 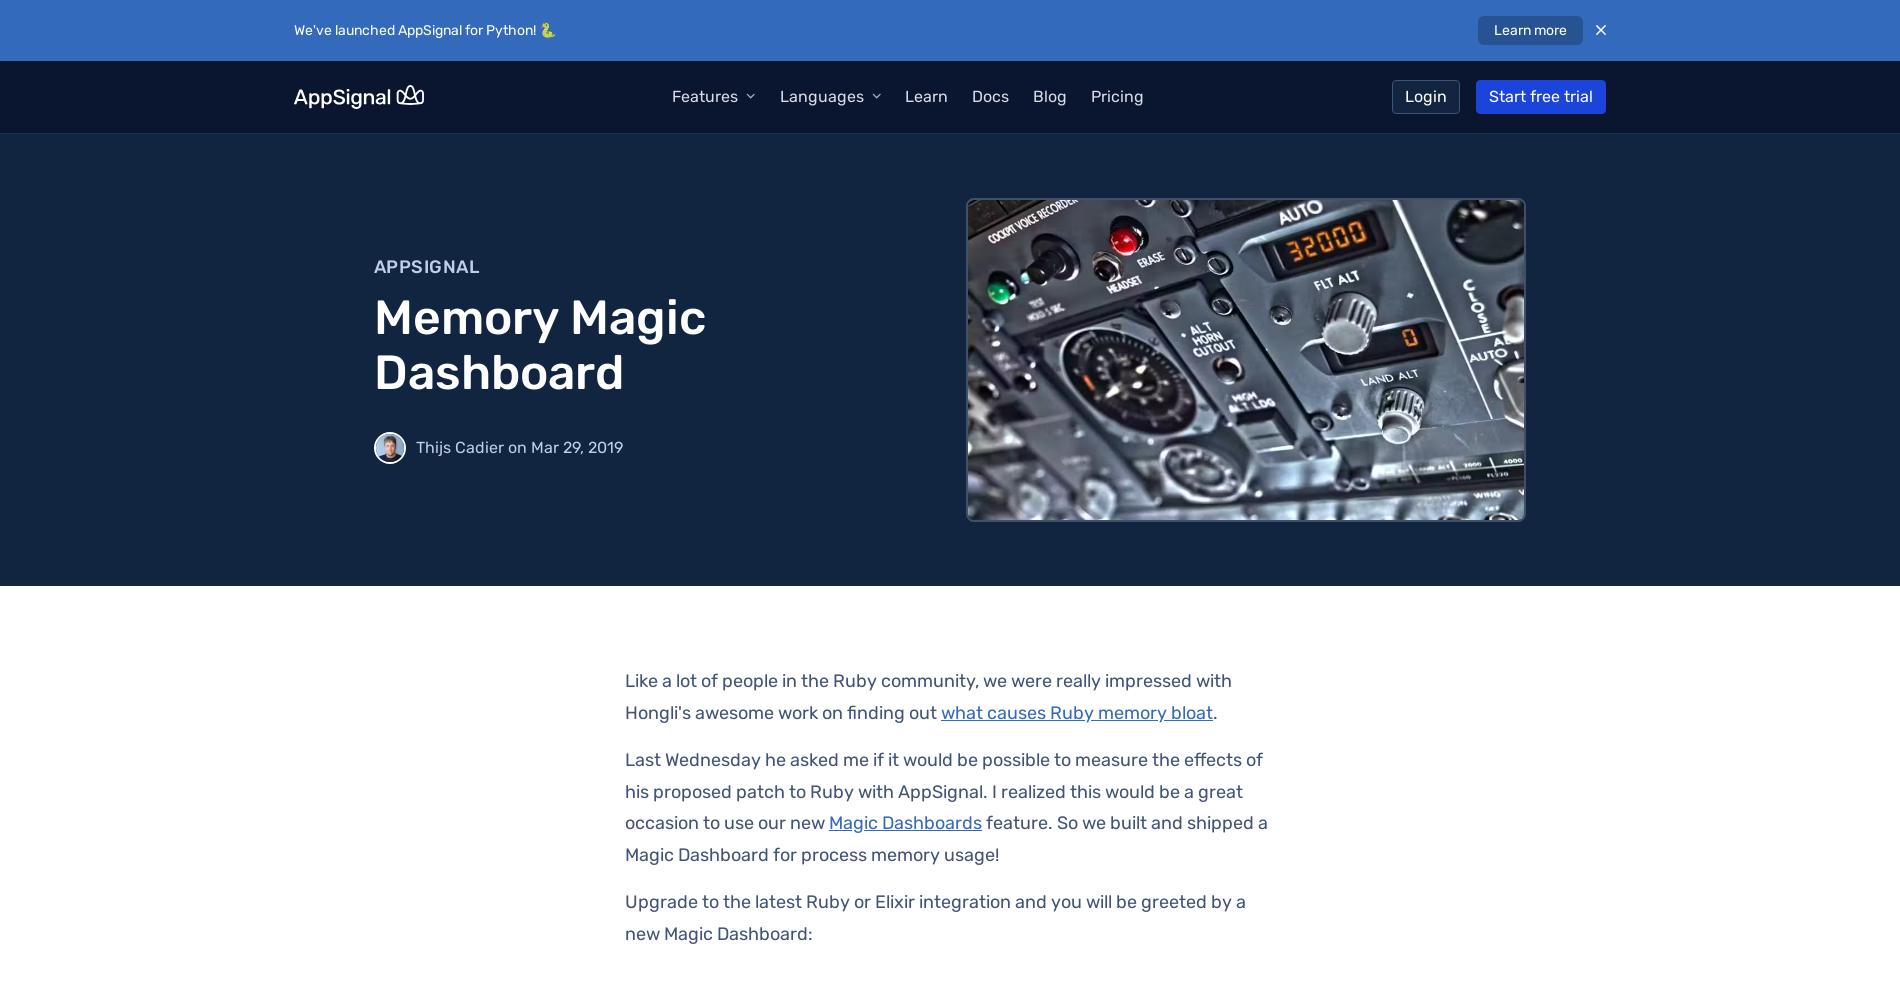 I want to click on 'what causes Ruby memory bloat', so click(x=1076, y=712).